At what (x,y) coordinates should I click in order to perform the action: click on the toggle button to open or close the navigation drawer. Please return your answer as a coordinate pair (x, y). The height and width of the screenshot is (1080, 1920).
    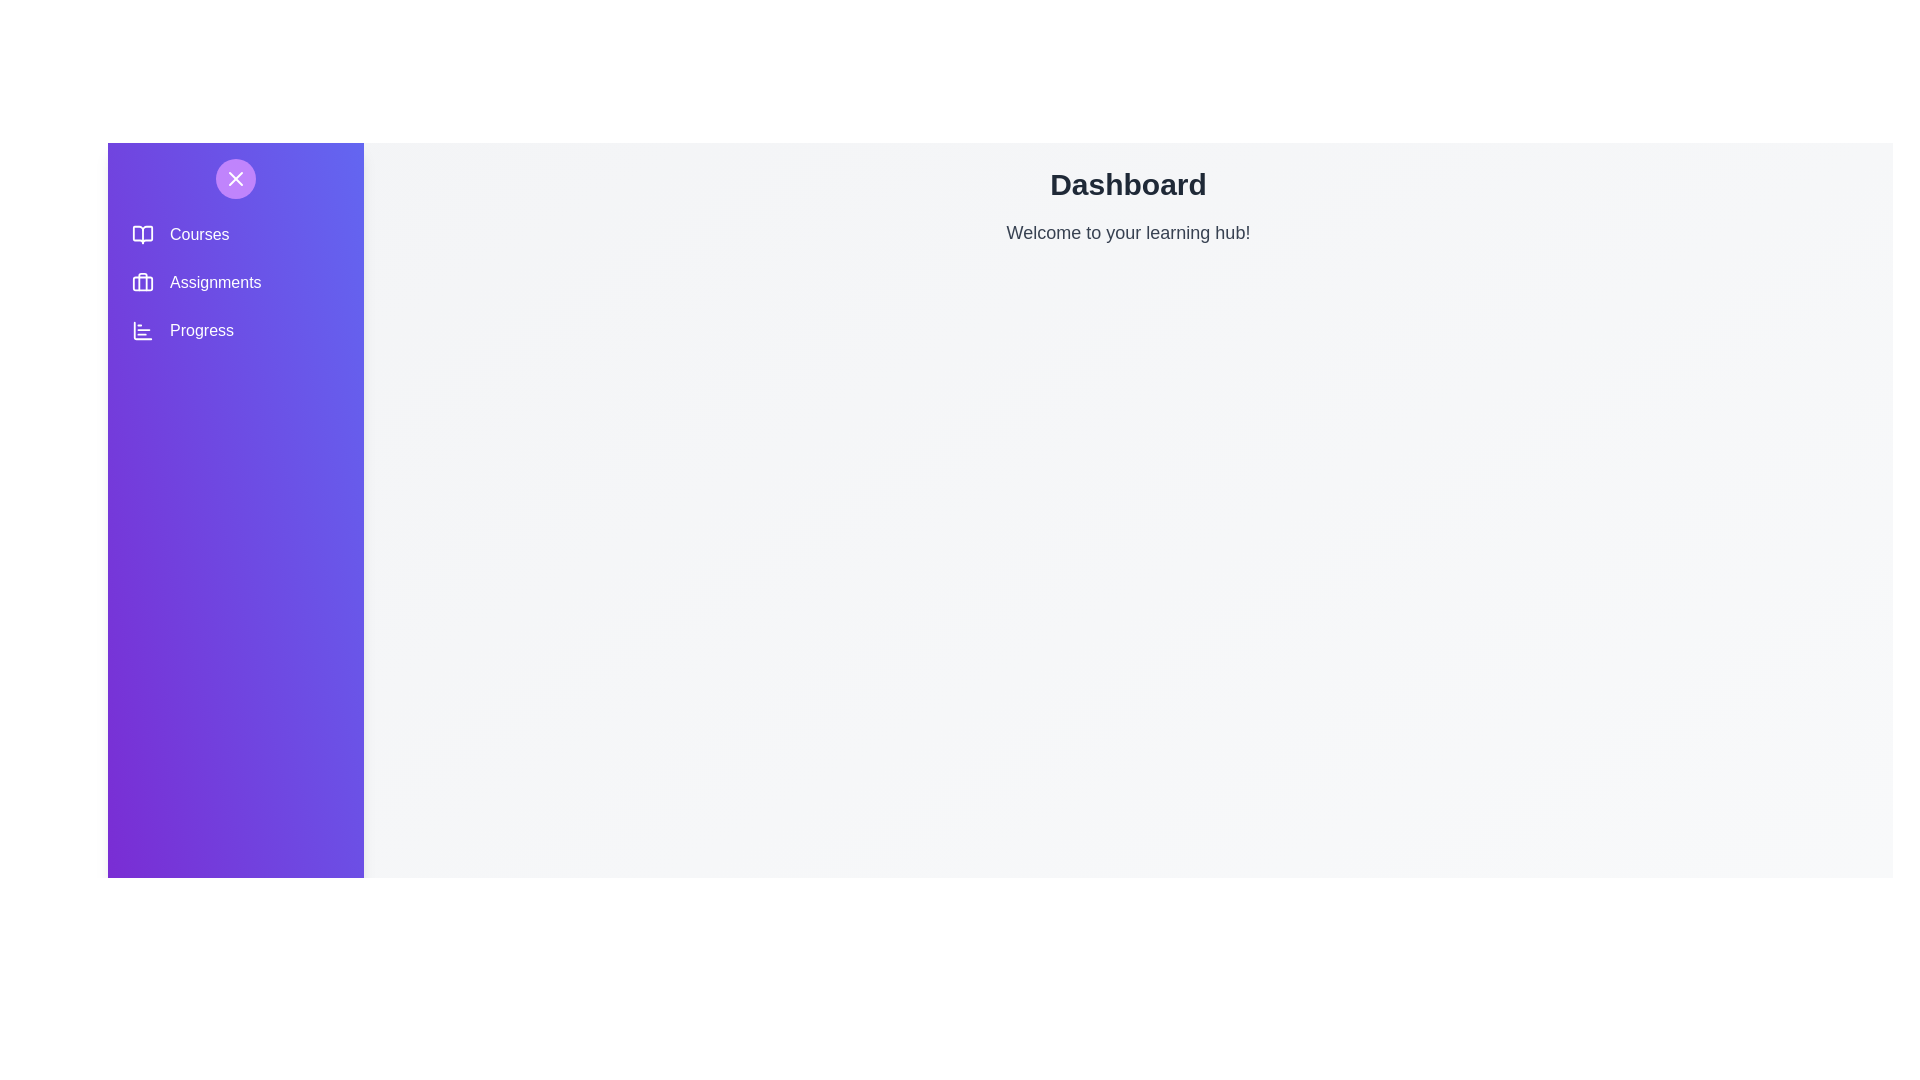
    Looking at the image, I should click on (235, 177).